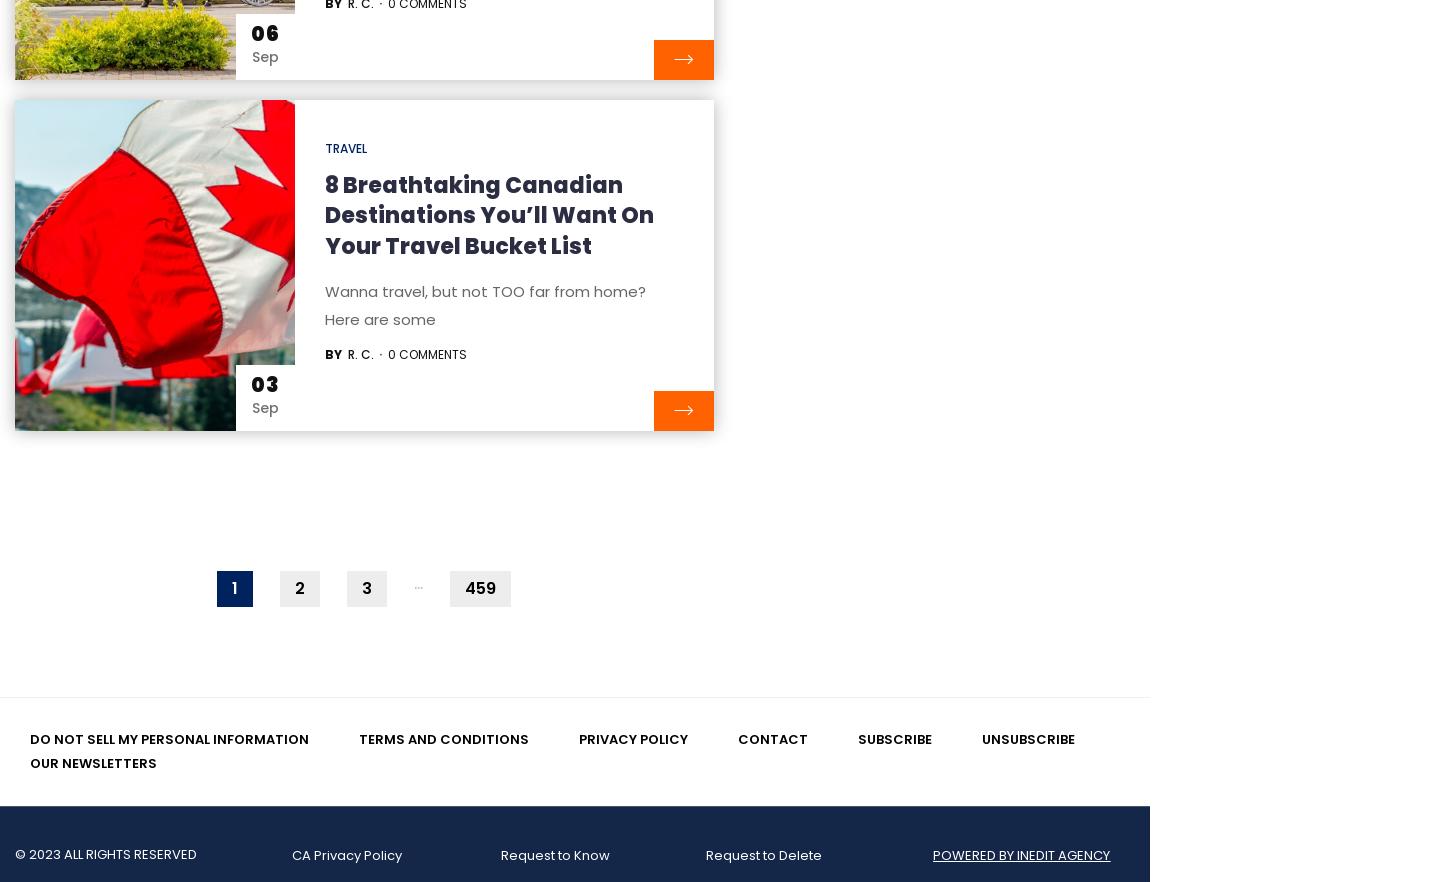 The image size is (1437, 882). Describe the element at coordinates (633, 737) in the screenshot. I see `'Privacy Policy'` at that location.